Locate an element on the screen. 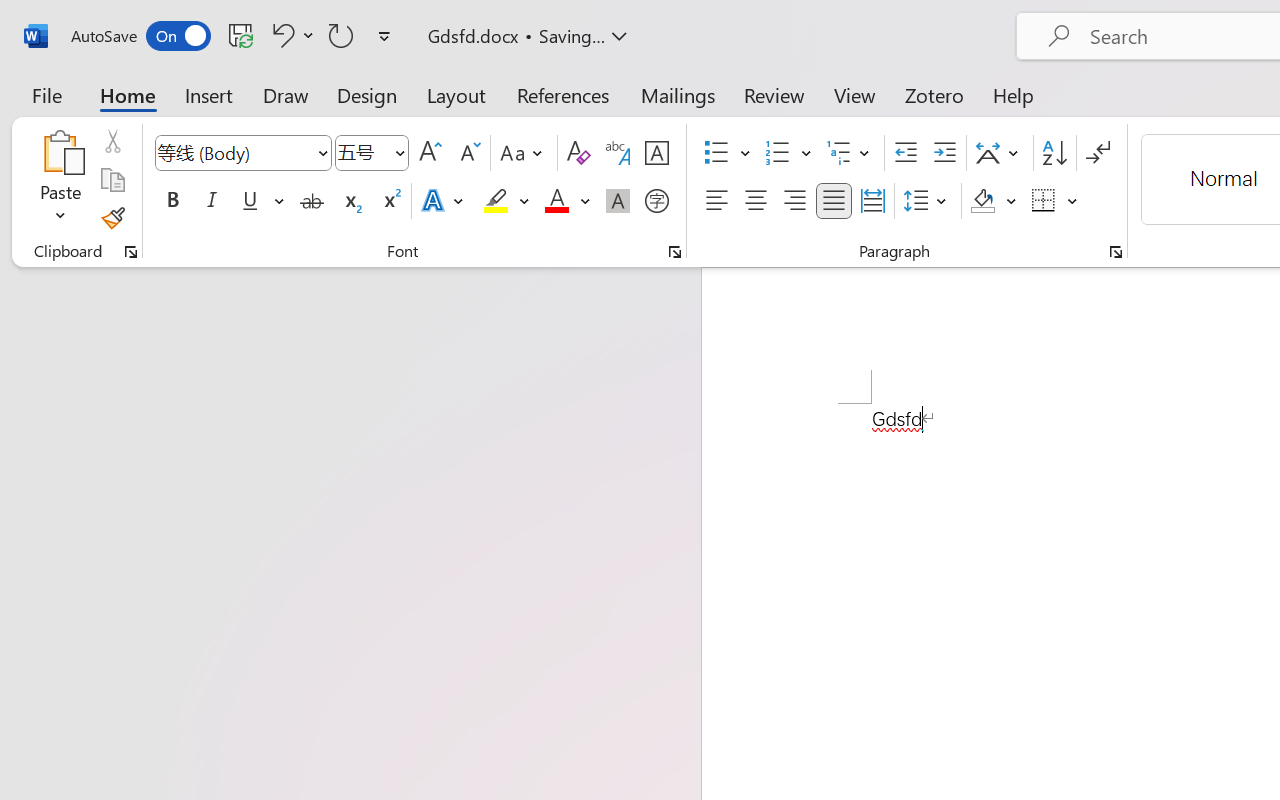 Image resolution: width=1280 pixels, height=800 pixels. 'Font Color Red' is located at coordinates (556, 201).